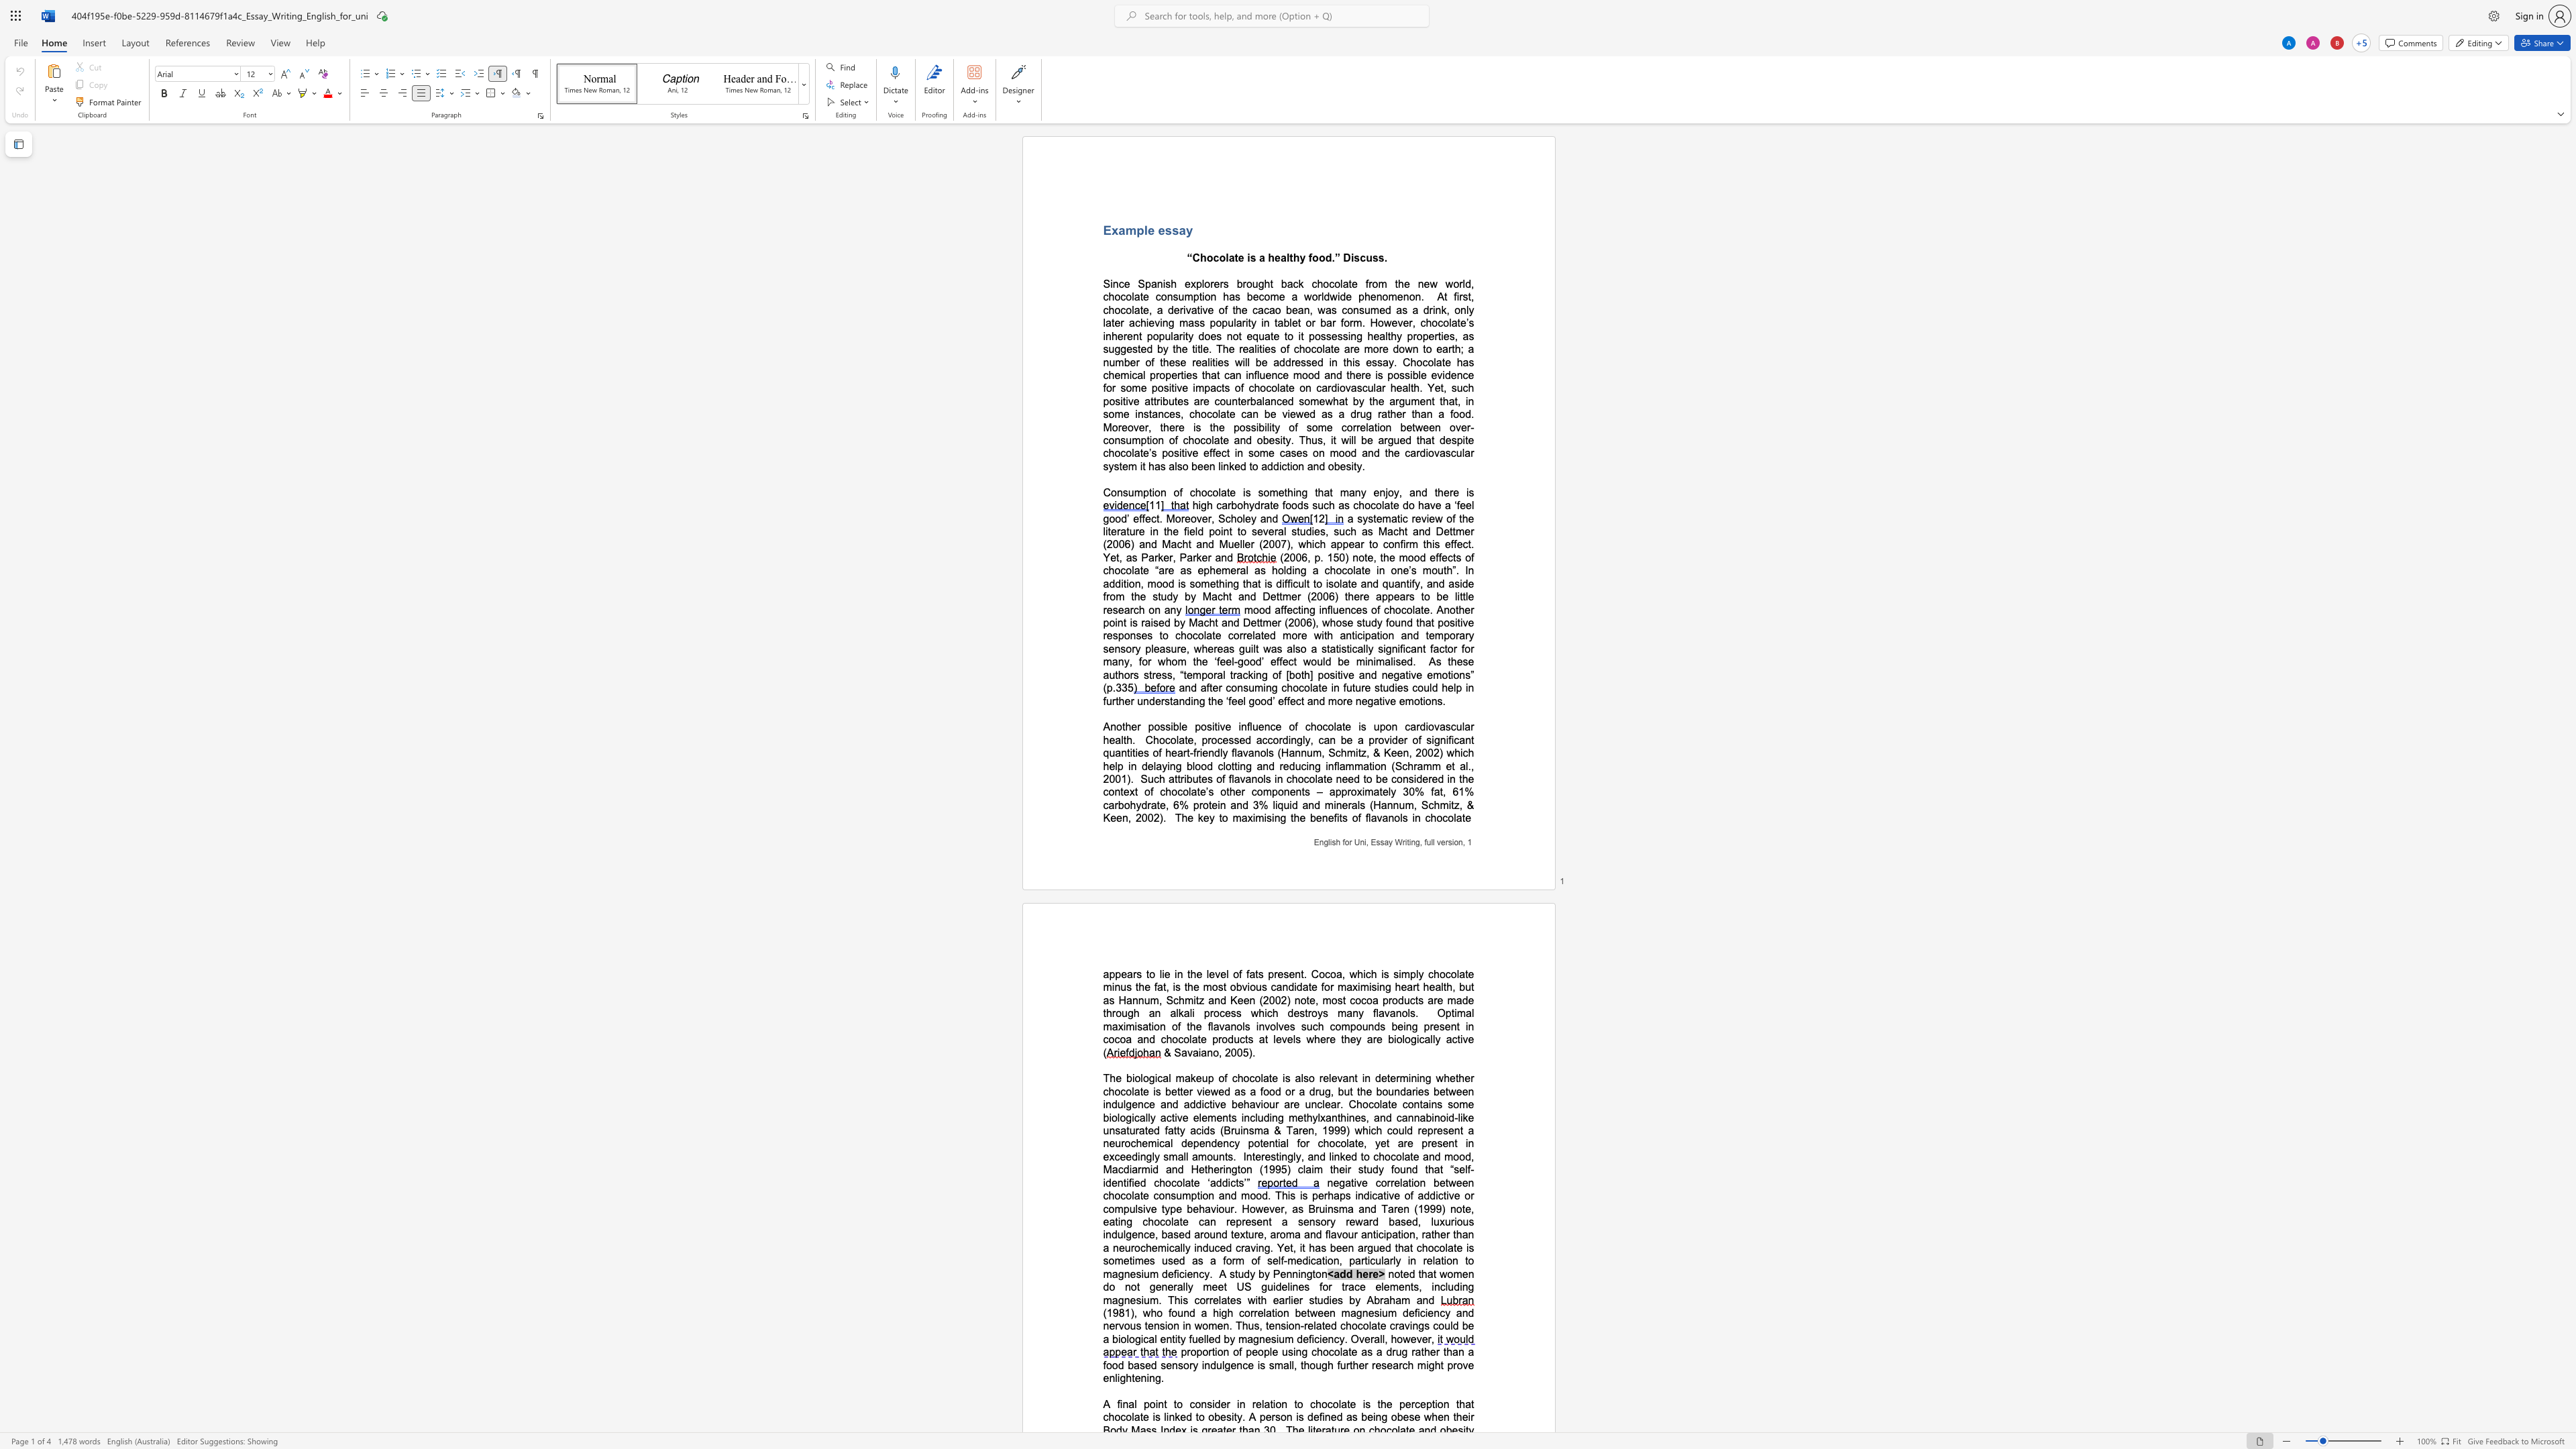 Image resolution: width=2576 pixels, height=1449 pixels. What do you see at coordinates (1444, 842) in the screenshot?
I see `the space between the continuous character "e" and "r" in the text` at bounding box center [1444, 842].